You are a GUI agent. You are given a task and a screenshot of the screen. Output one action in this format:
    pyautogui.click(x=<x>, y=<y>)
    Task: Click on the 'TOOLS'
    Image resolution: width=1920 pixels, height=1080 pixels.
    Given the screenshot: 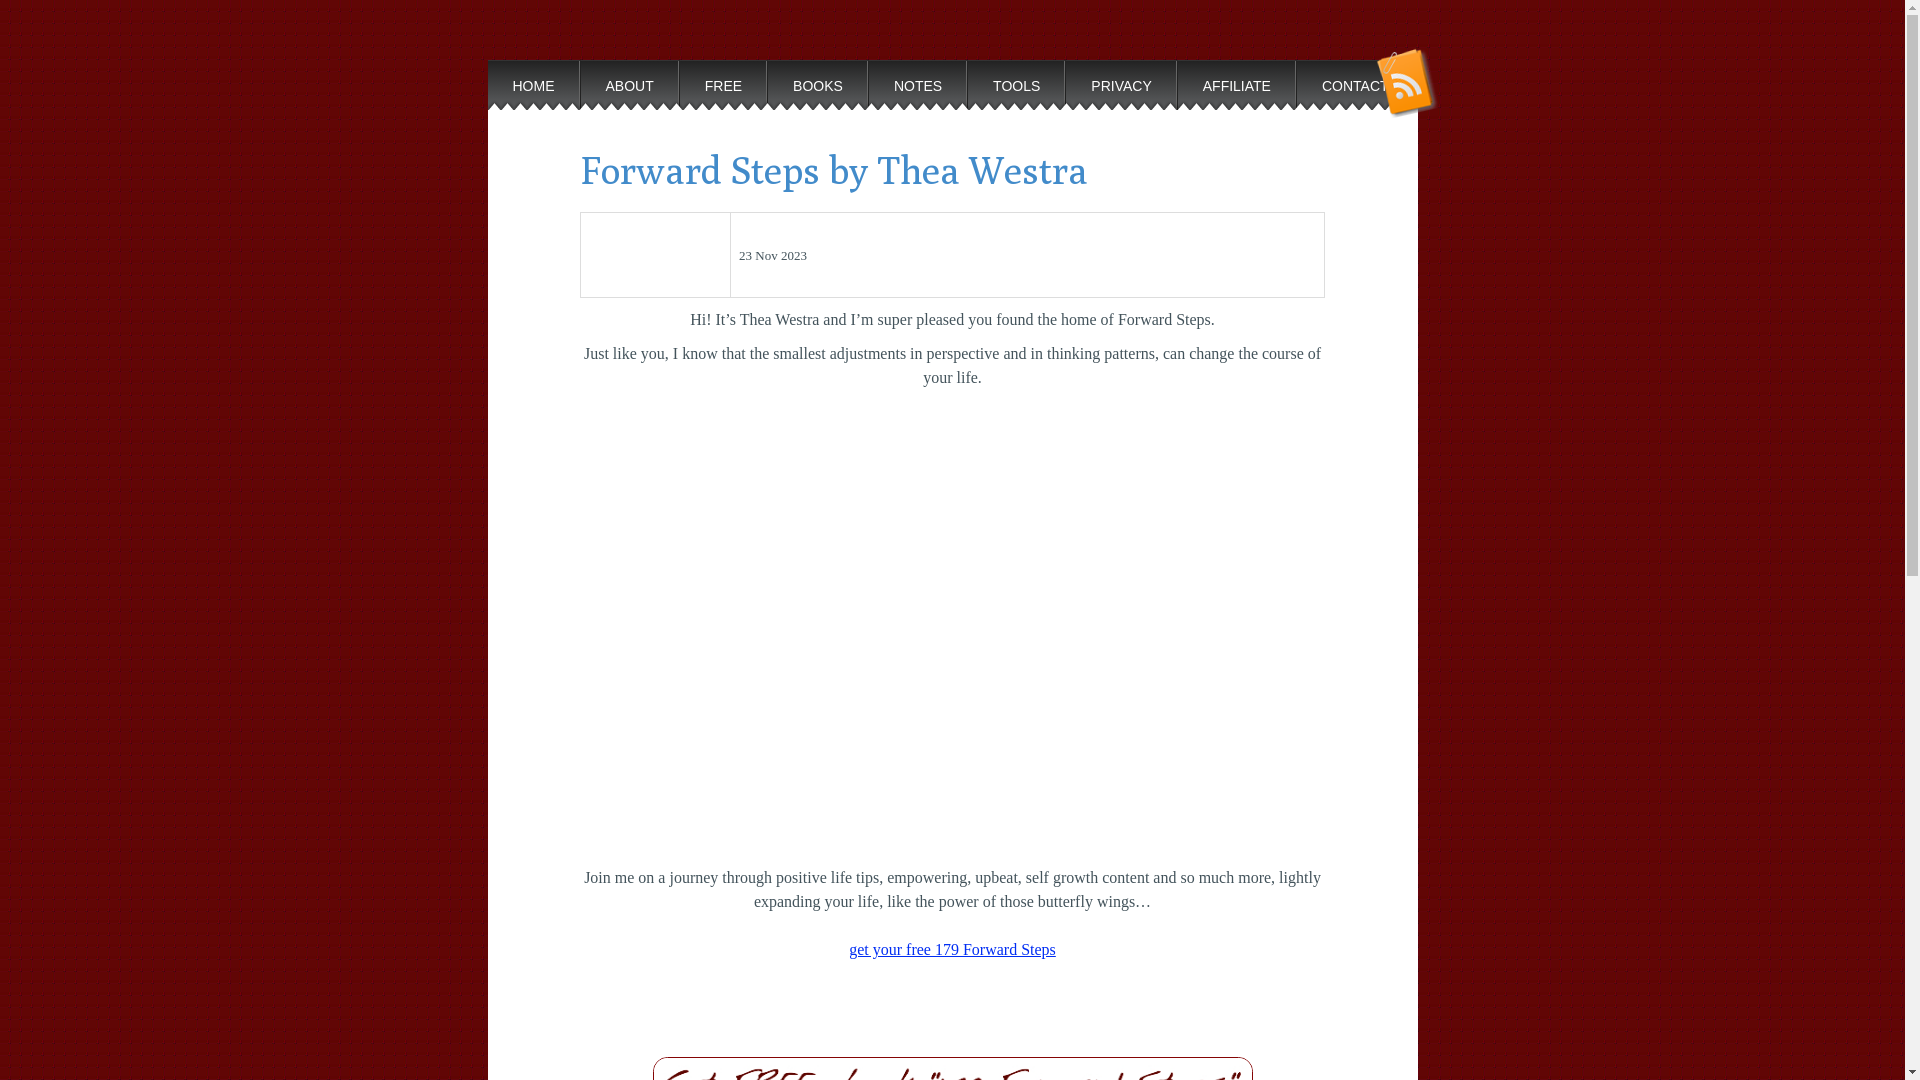 What is the action you would take?
    pyautogui.click(x=1016, y=93)
    